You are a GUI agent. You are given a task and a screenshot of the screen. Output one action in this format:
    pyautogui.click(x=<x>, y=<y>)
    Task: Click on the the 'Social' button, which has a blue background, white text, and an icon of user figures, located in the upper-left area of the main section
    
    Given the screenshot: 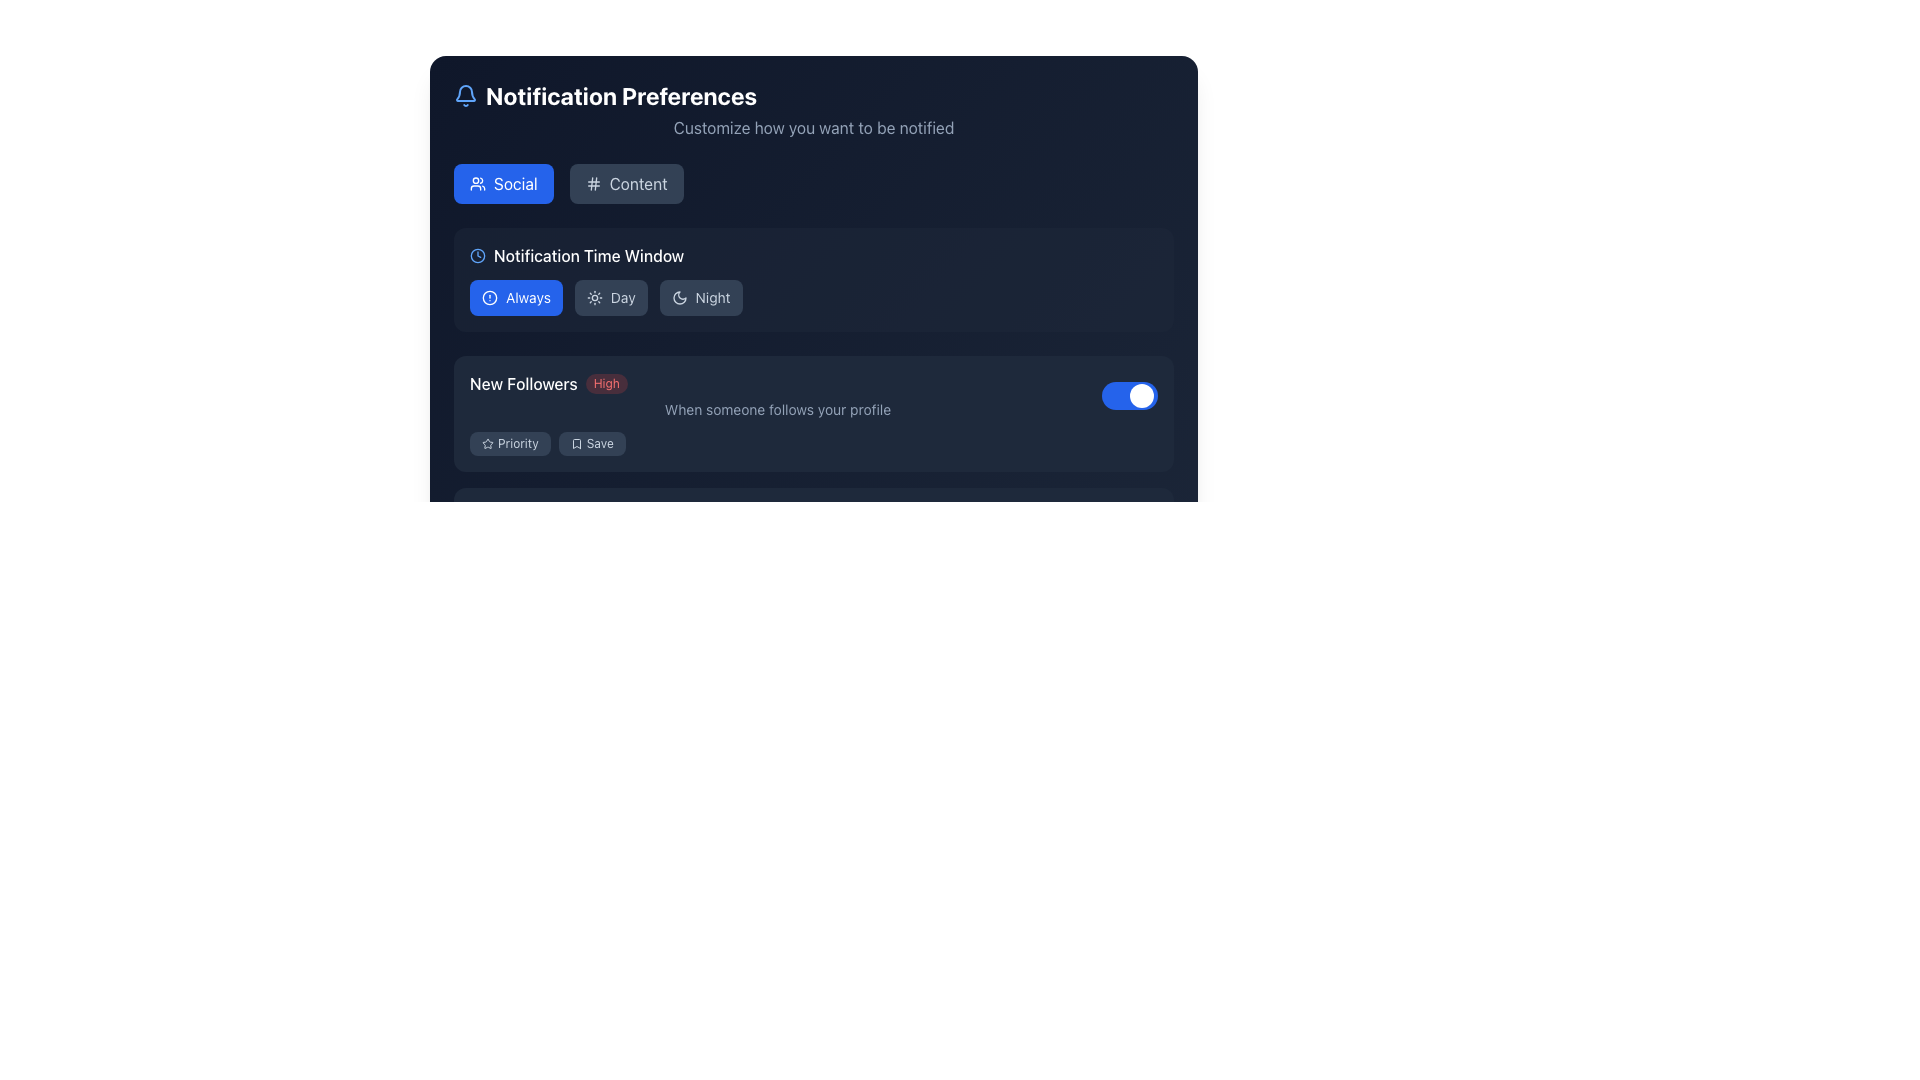 What is the action you would take?
    pyautogui.click(x=503, y=184)
    